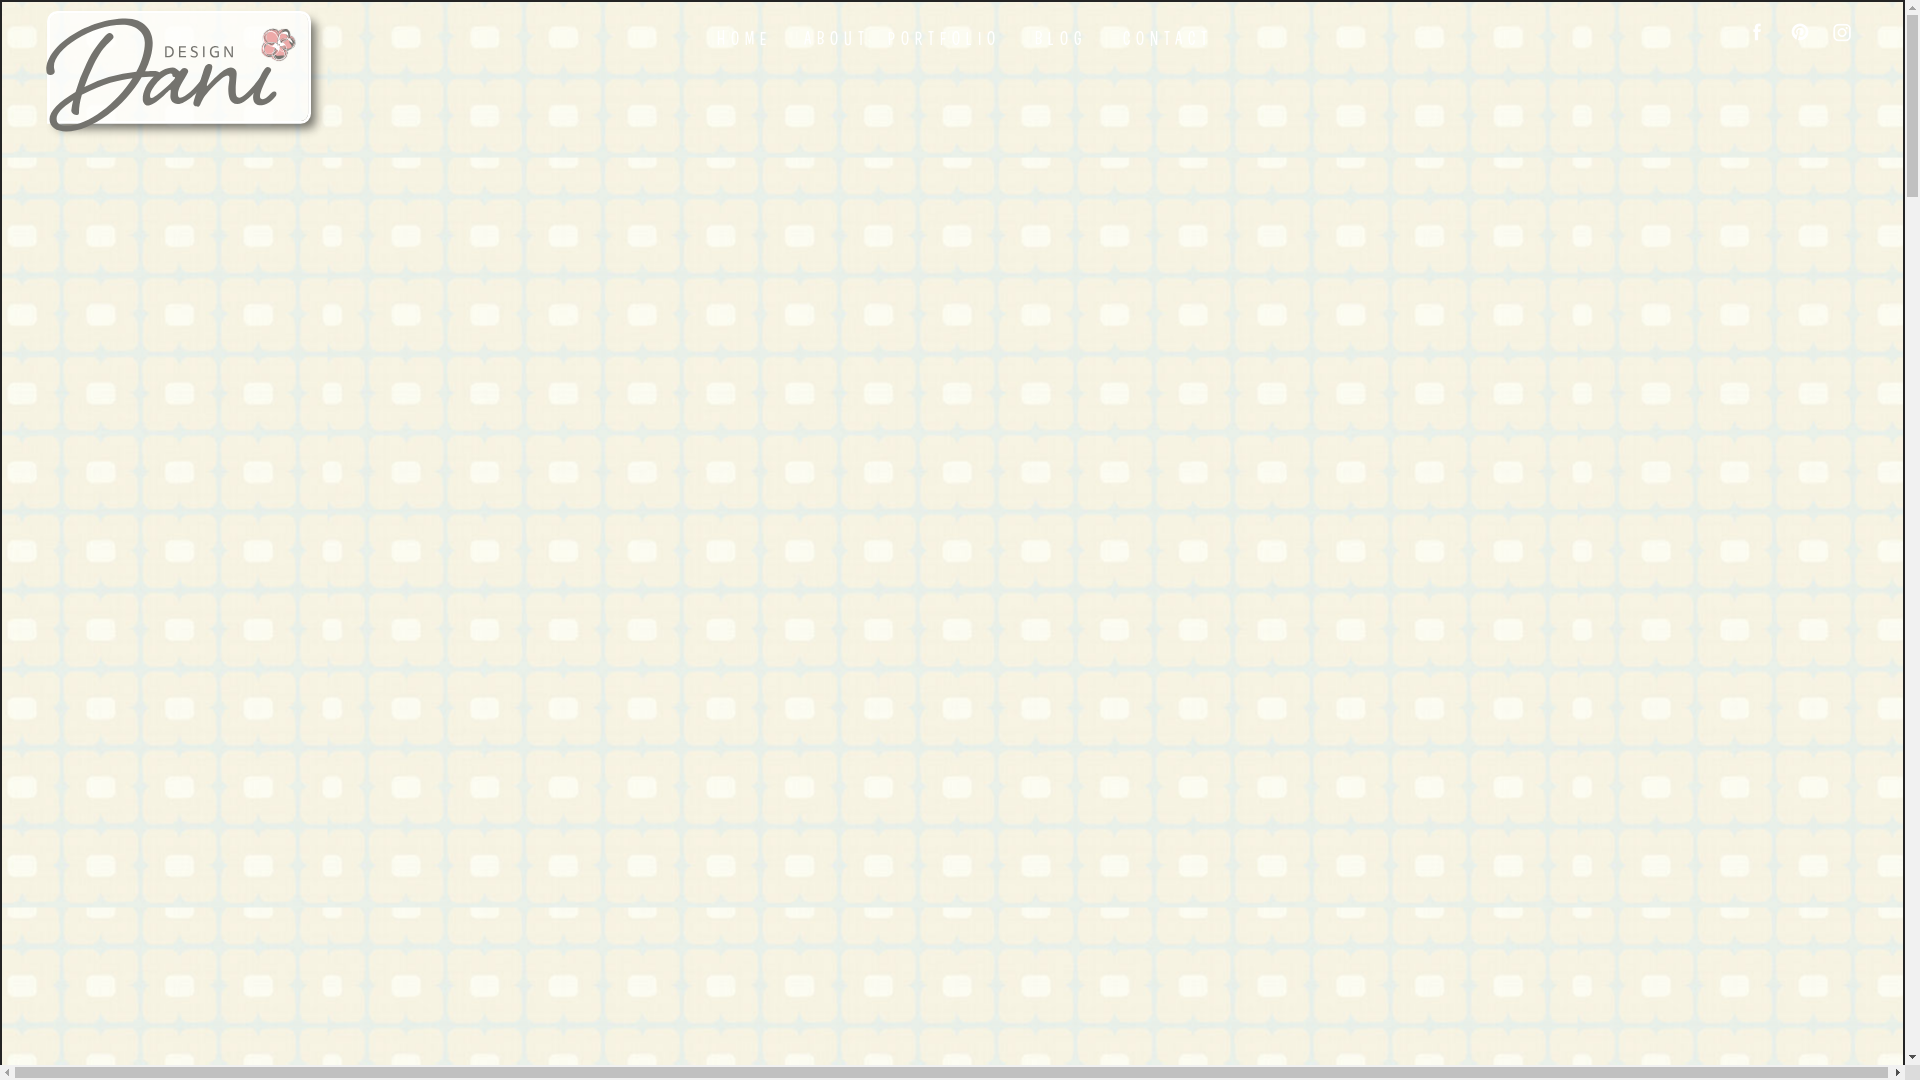 The width and height of the screenshot is (1920, 1080). What do you see at coordinates (1060, 38) in the screenshot?
I see `'BLOG'` at bounding box center [1060, 38].